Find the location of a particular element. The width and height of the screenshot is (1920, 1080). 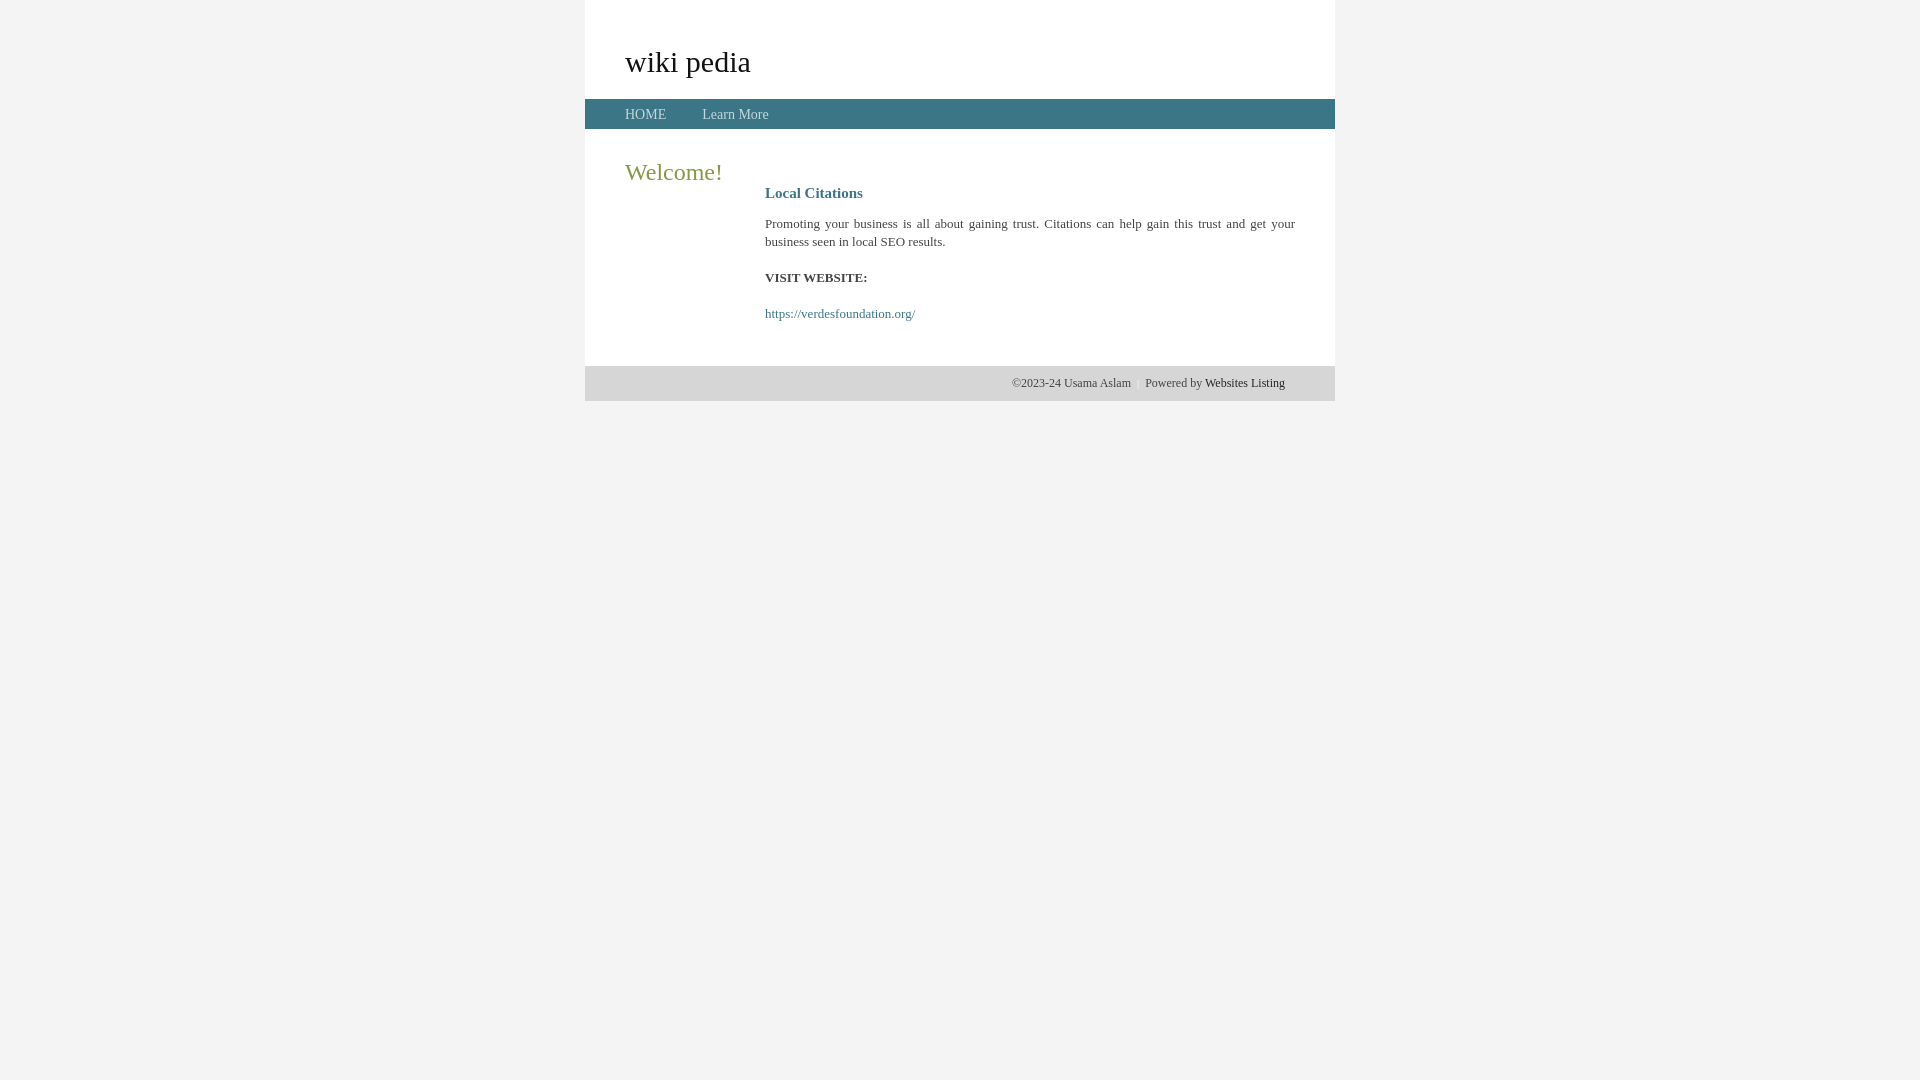

'wiki pedia' is located at coordinates (687, 60).